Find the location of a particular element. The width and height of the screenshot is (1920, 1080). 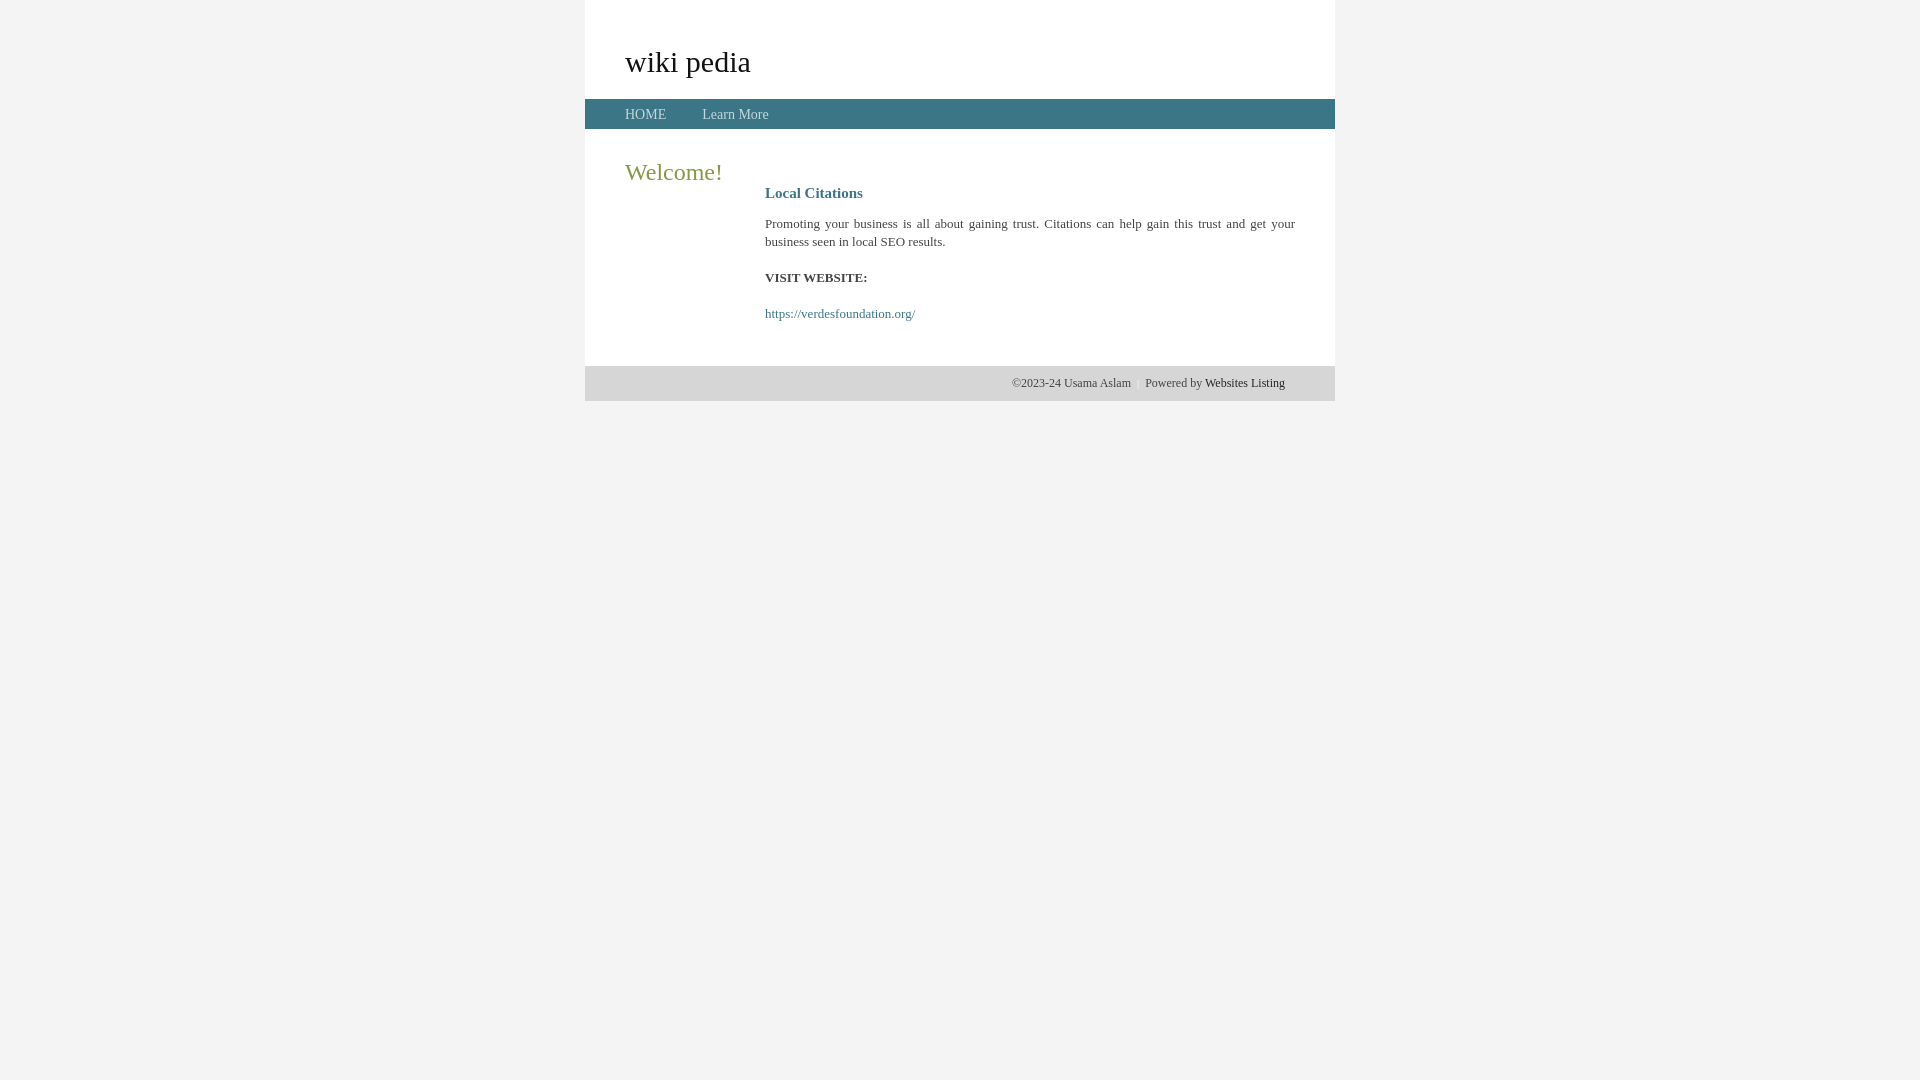

'wiki pedia' is located at coordinates (687, 60).